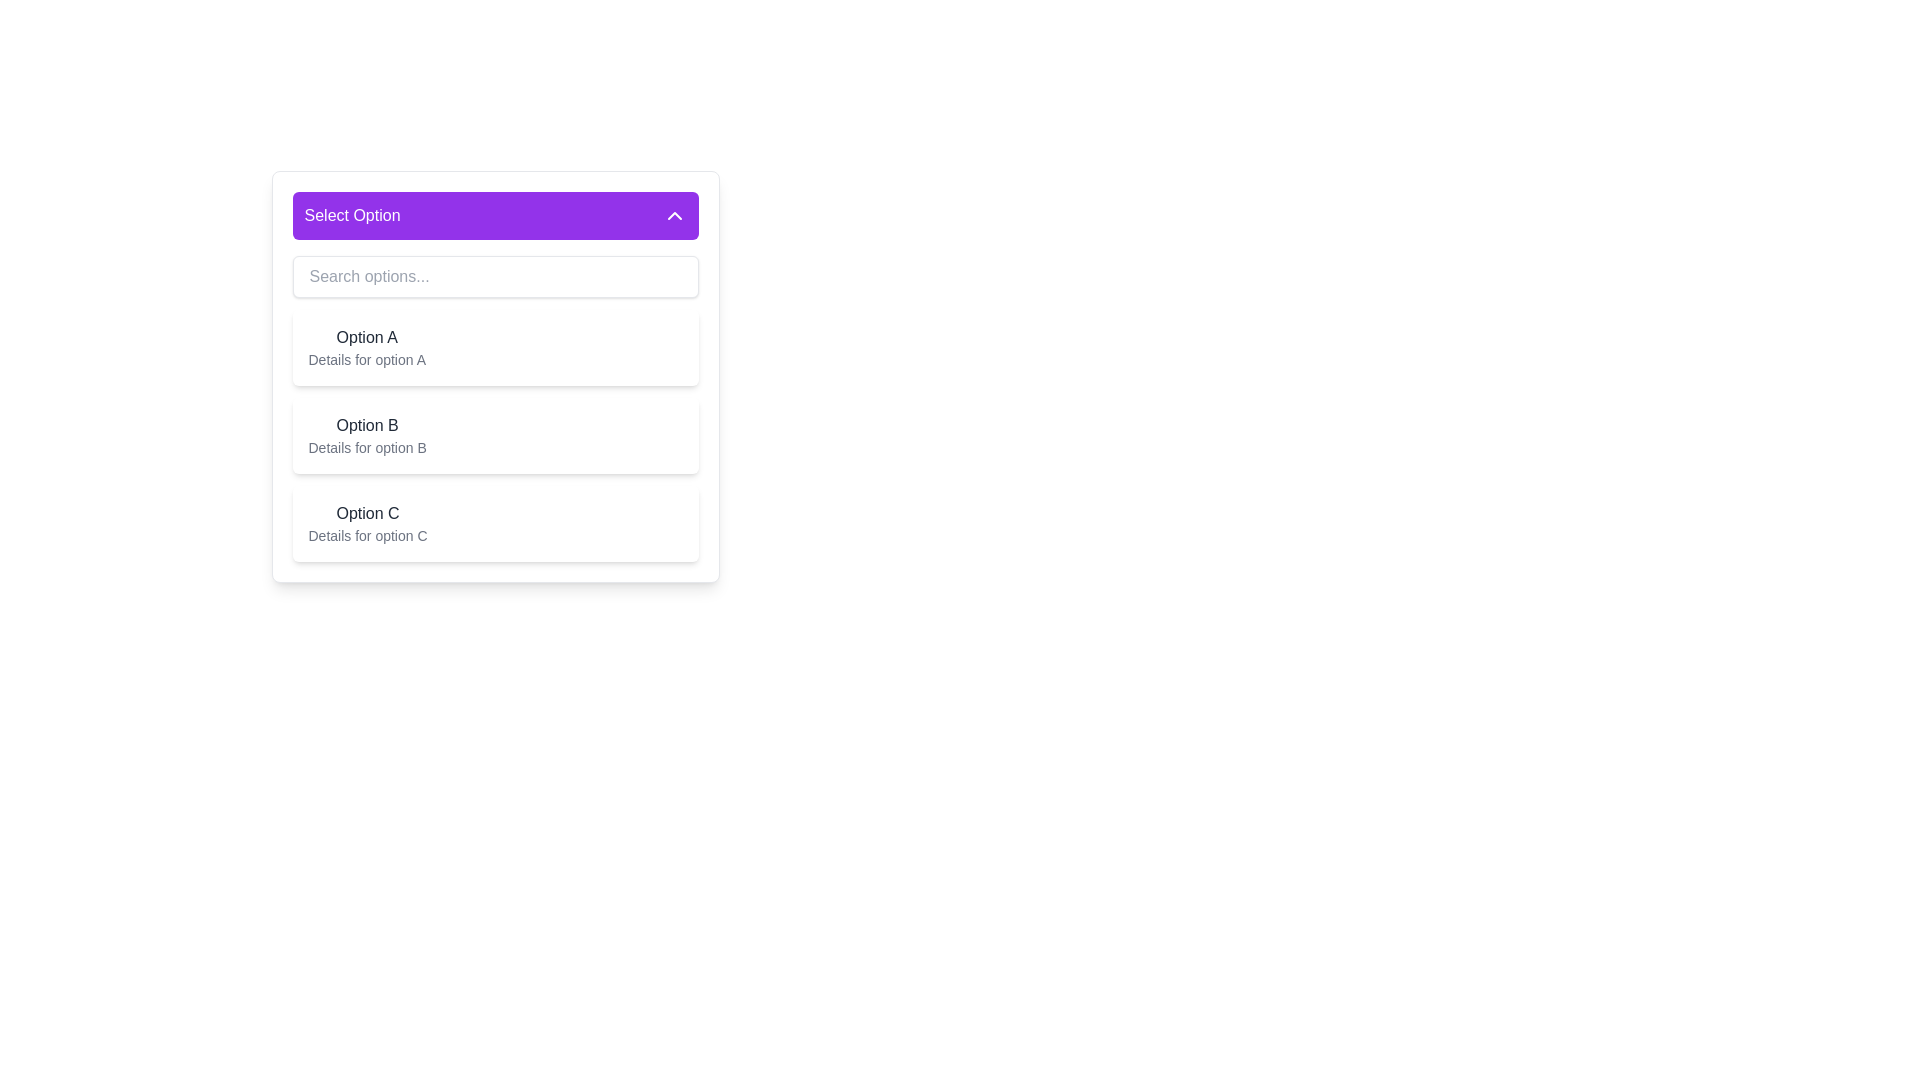 The height and width of the screenshot is (1080, 1920). Describe the element at coordinates (674, 216) in the screenshot. I see `the chevron-up icon, which is a white arrowhead pointing upwards on a purple background, located to the far-right side of the header bar labeled 'Select Option'` at that location.